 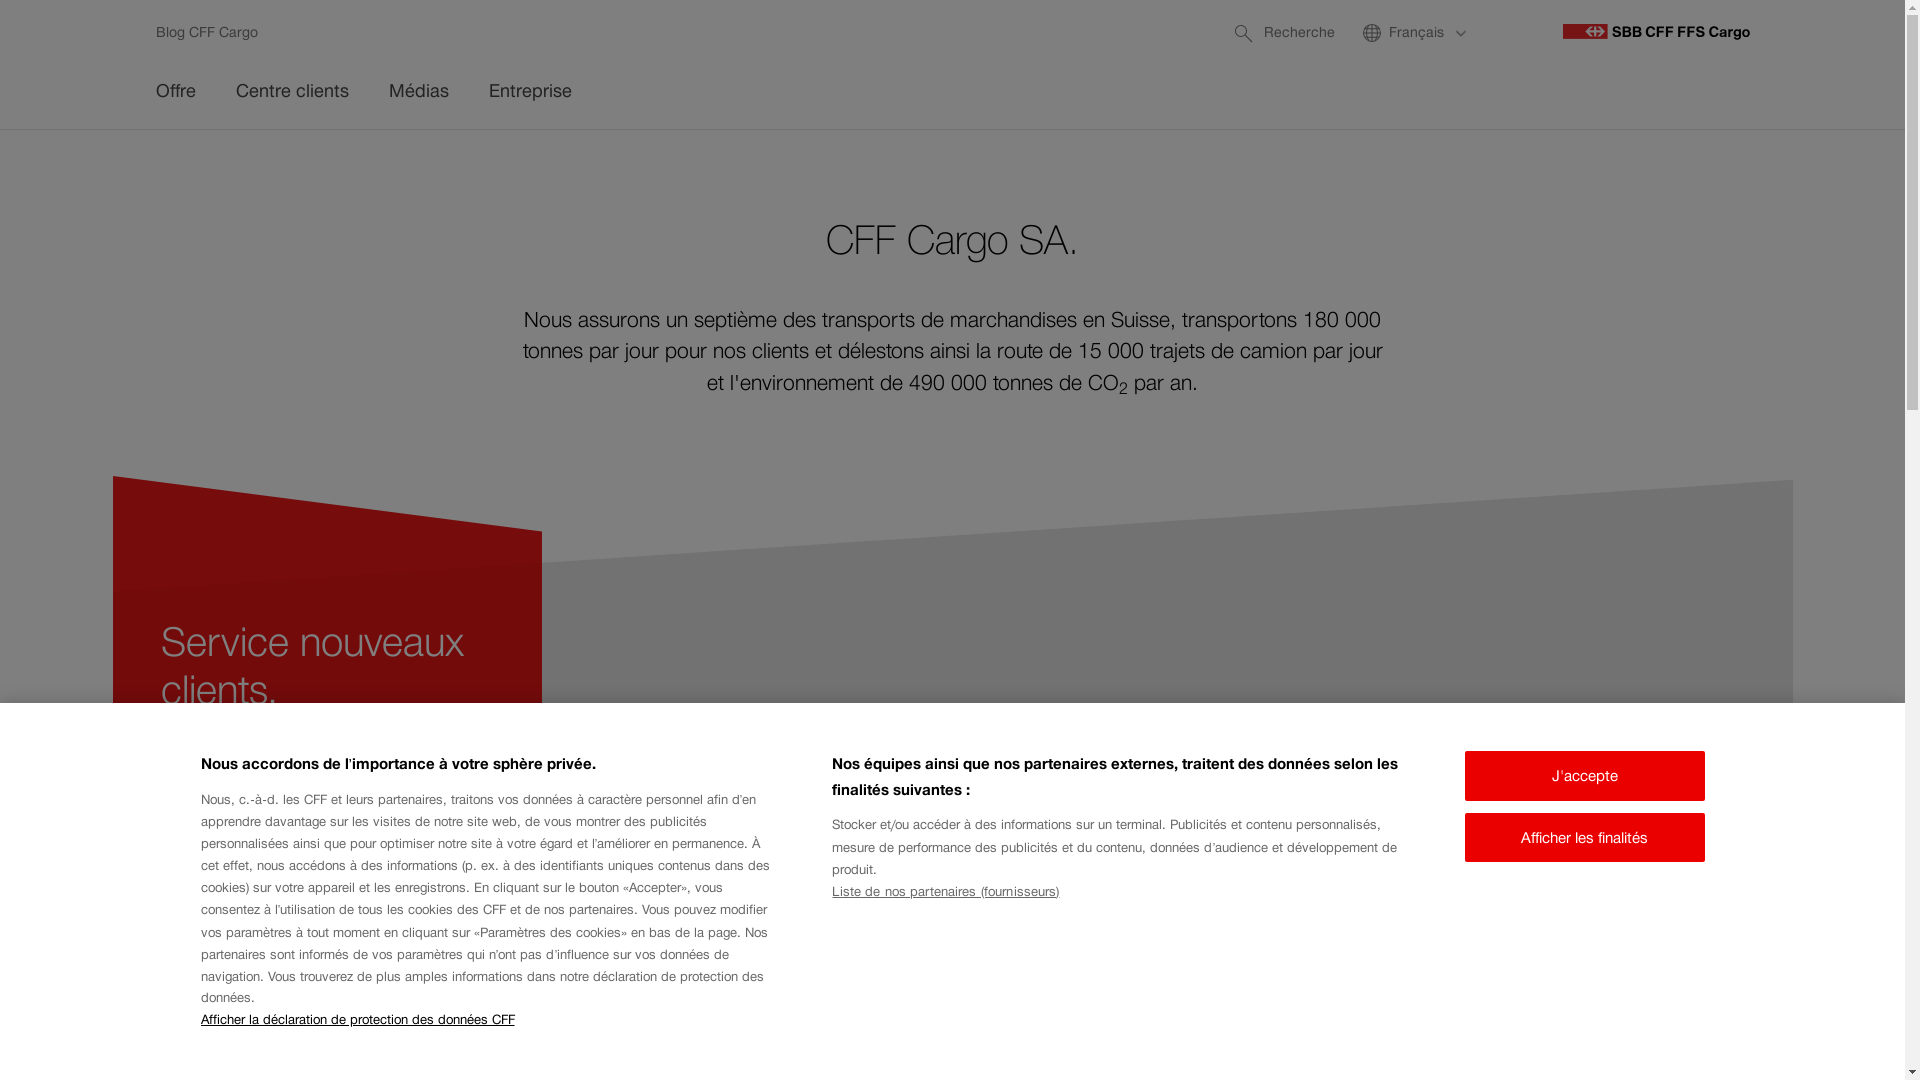 What do you see at coordinates (176, 93) in the screenshot?
I see `'Offre'` at bounding box center [176, 93].